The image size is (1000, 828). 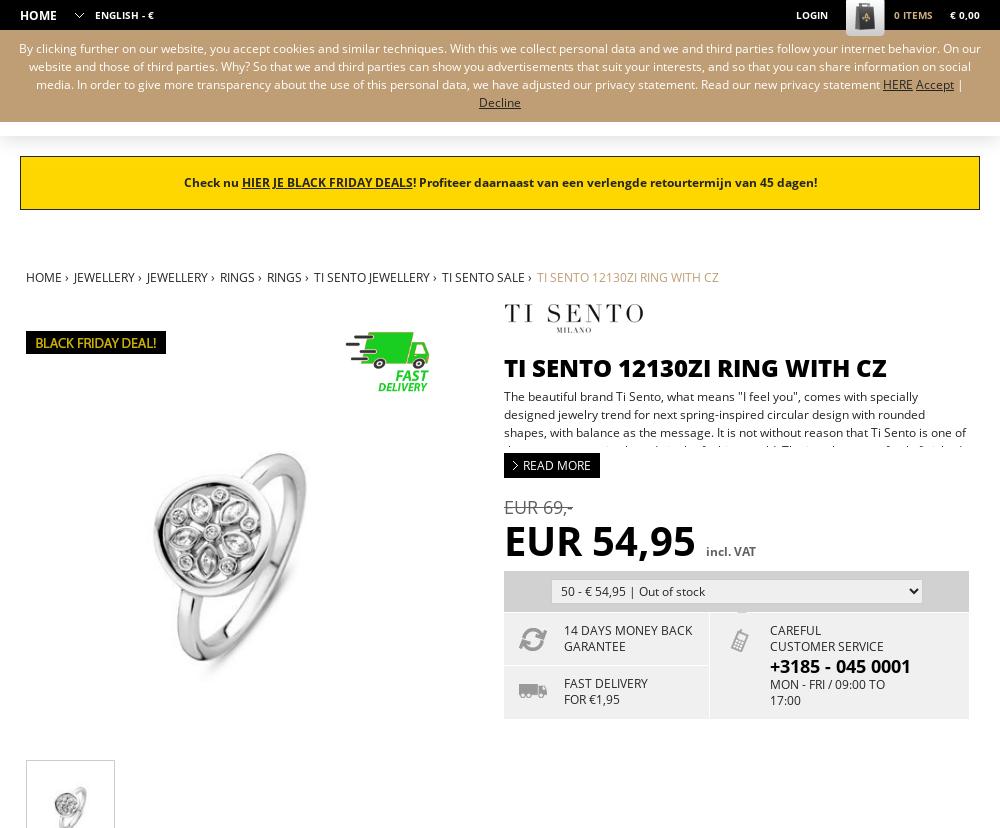 What do you see at coordinates (123, 14) in the screenshot?
I see `'English - €'` at bounding box center [123, 14].